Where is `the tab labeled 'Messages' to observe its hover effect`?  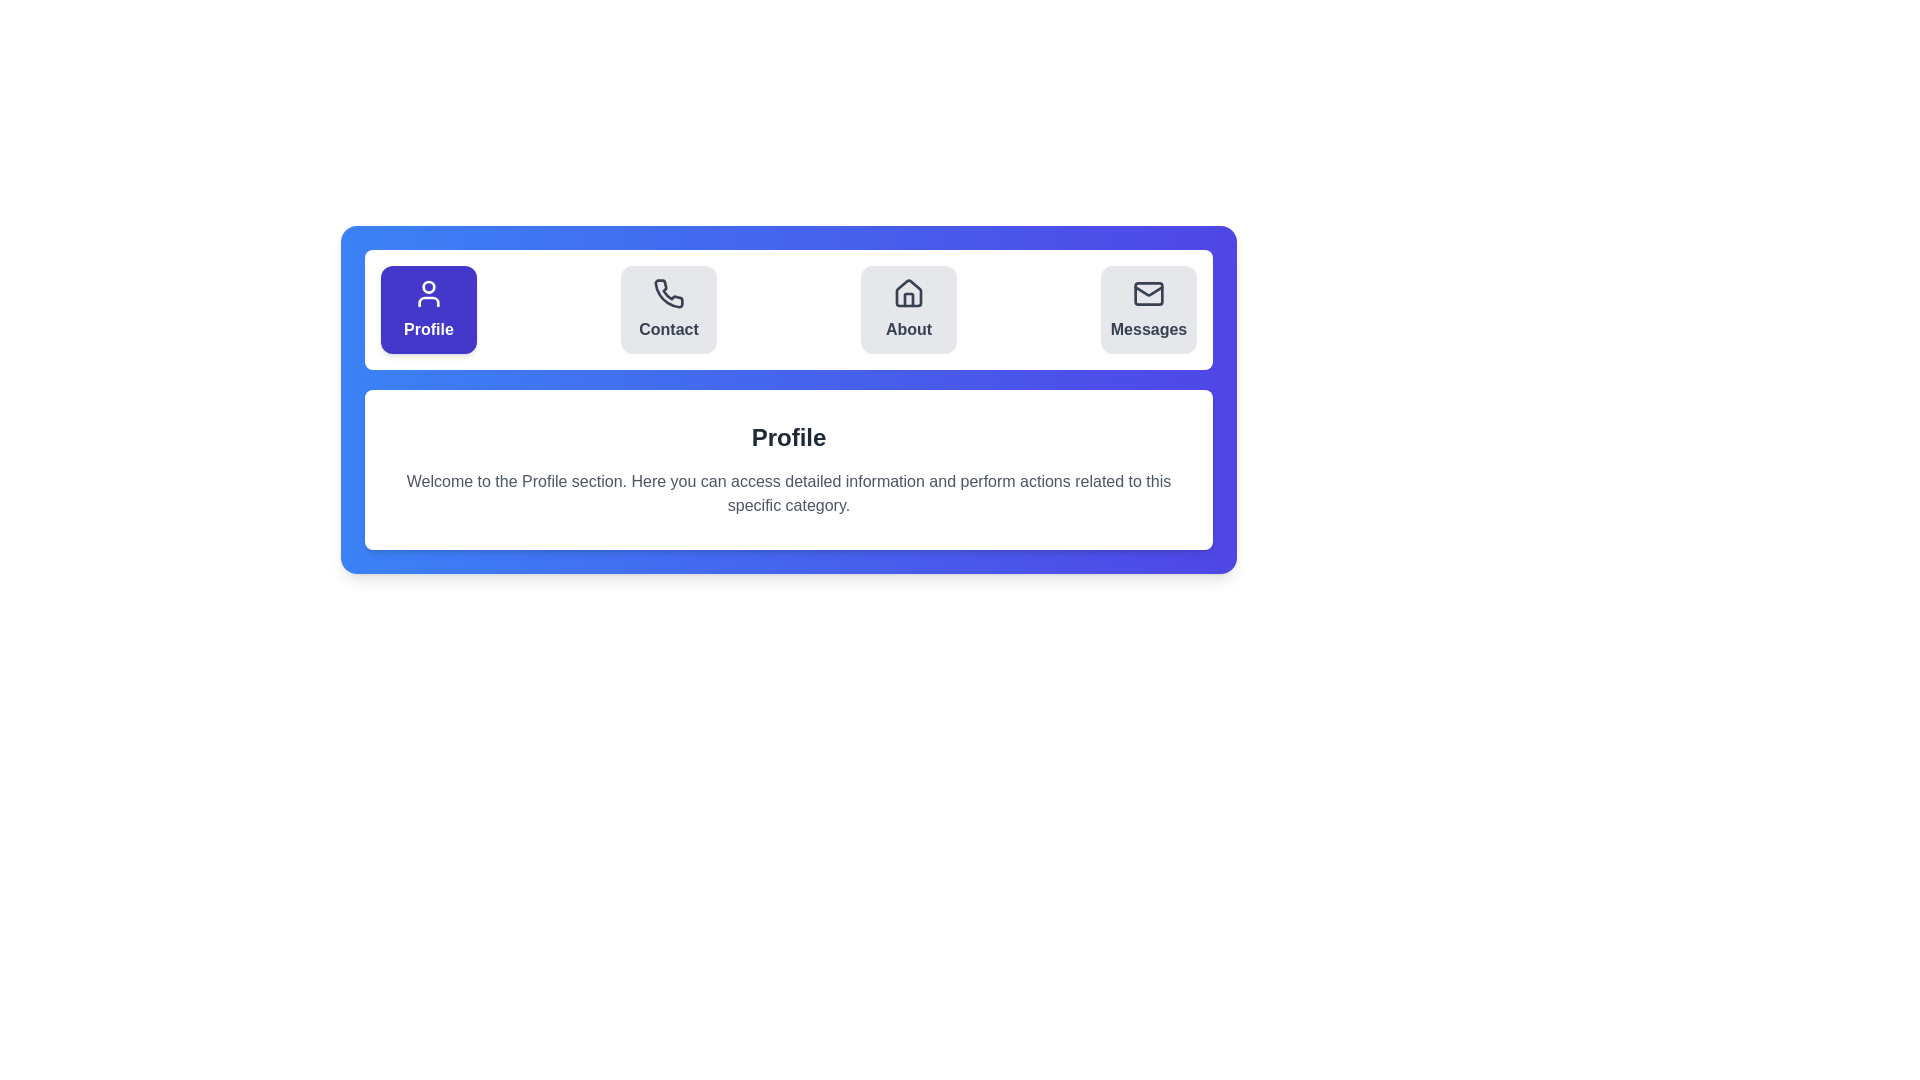 the tab labeled 'Messages' to observe its hover effect is located at coordinates (1148, 309).